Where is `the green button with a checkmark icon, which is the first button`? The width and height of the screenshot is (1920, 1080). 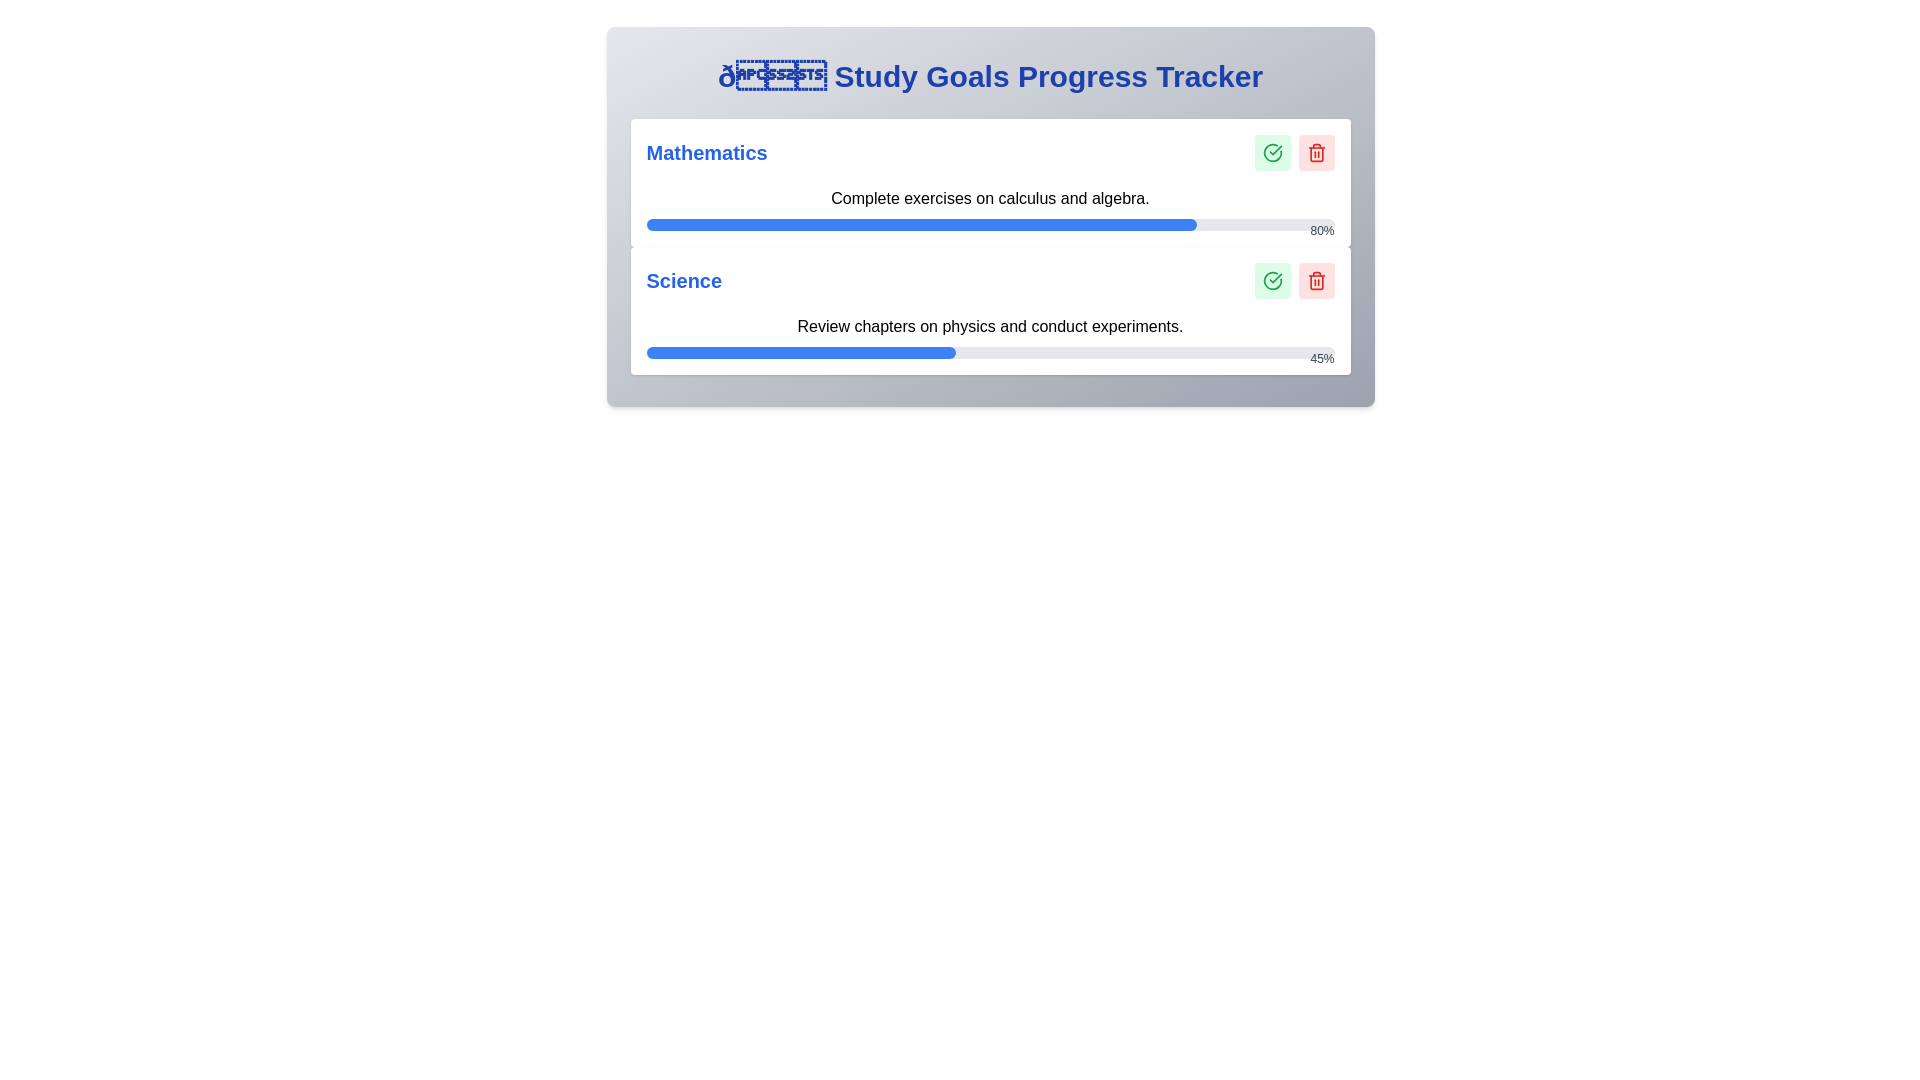 the green button with a checkmark icon, which is the first button is located at coordinates (1271, 281).